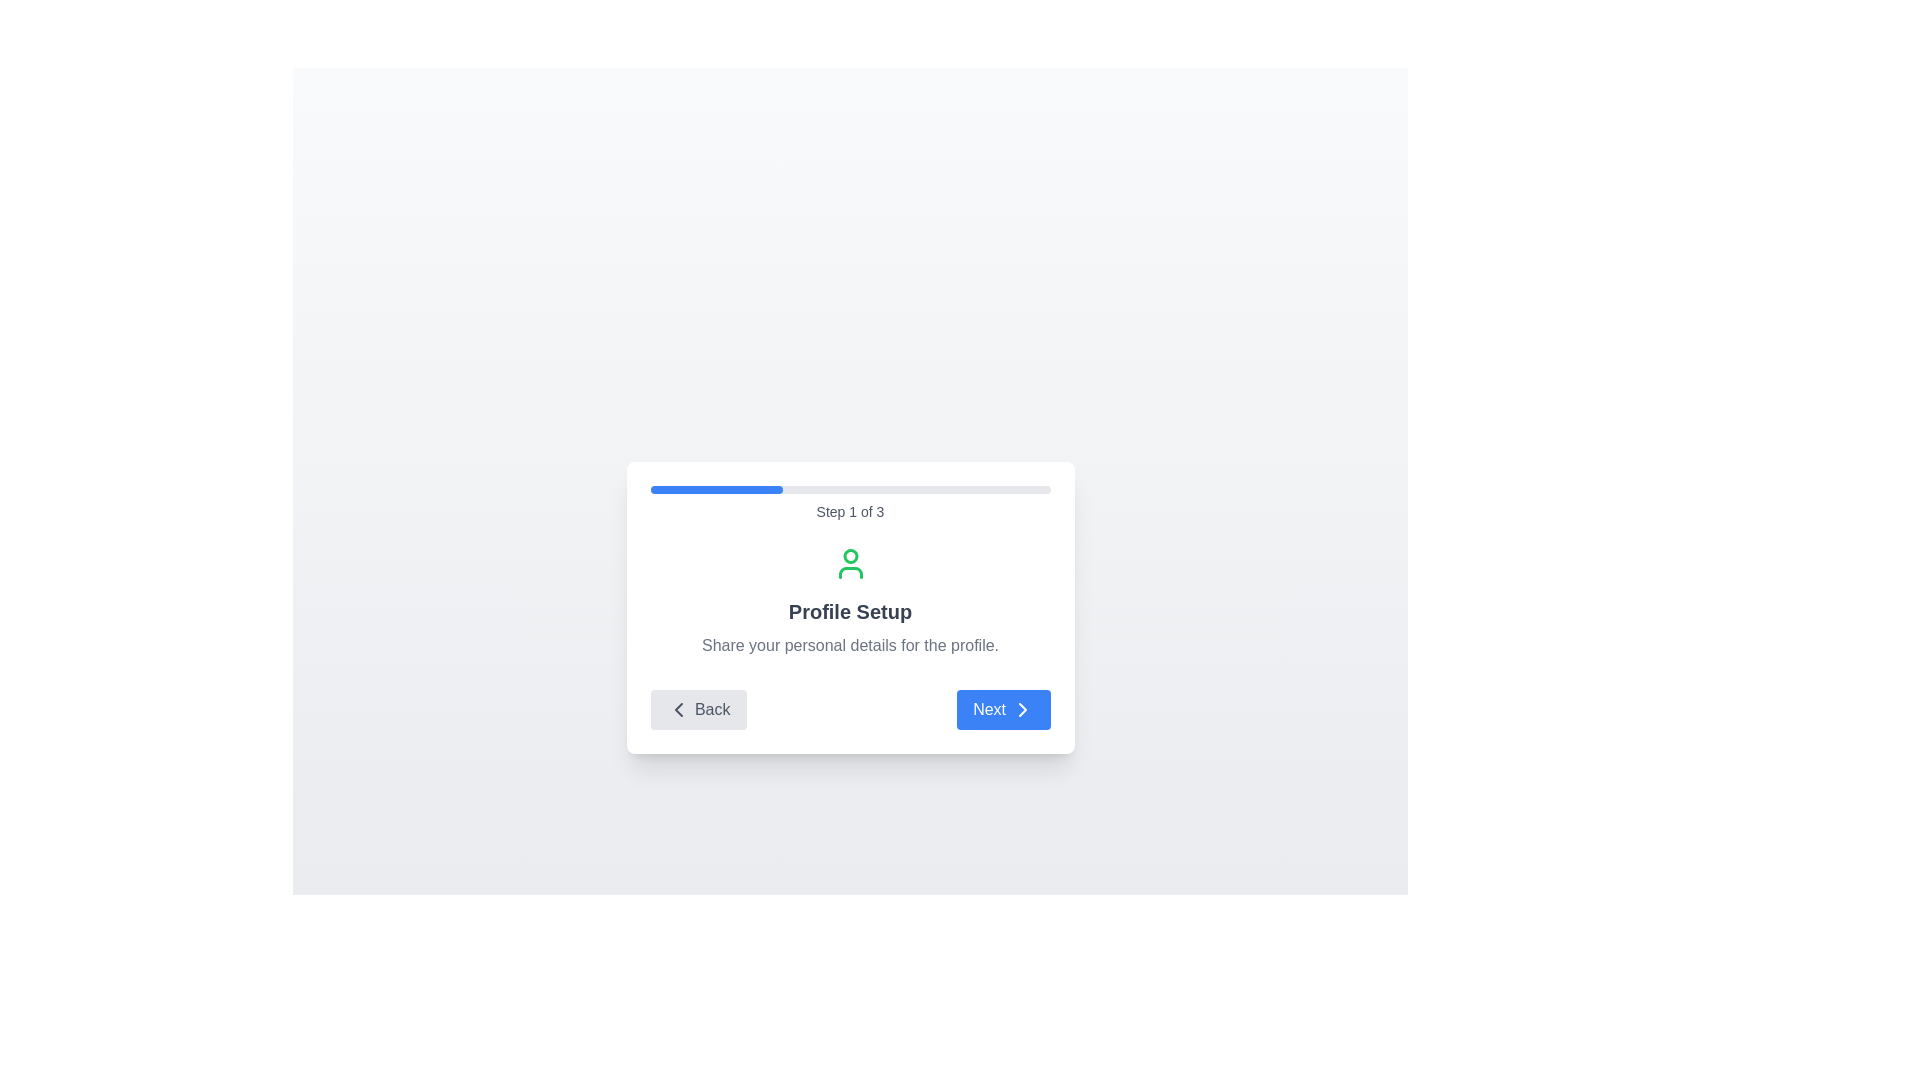 Image resolution: width=1920 pixels, height=1080 pixels. What do you see at coordinates (850, 563) in the screenshot?
I see `the profile icon located centrally within the setup card, just above the 'Profile Setup' header text` at bounding box center [850, 563].